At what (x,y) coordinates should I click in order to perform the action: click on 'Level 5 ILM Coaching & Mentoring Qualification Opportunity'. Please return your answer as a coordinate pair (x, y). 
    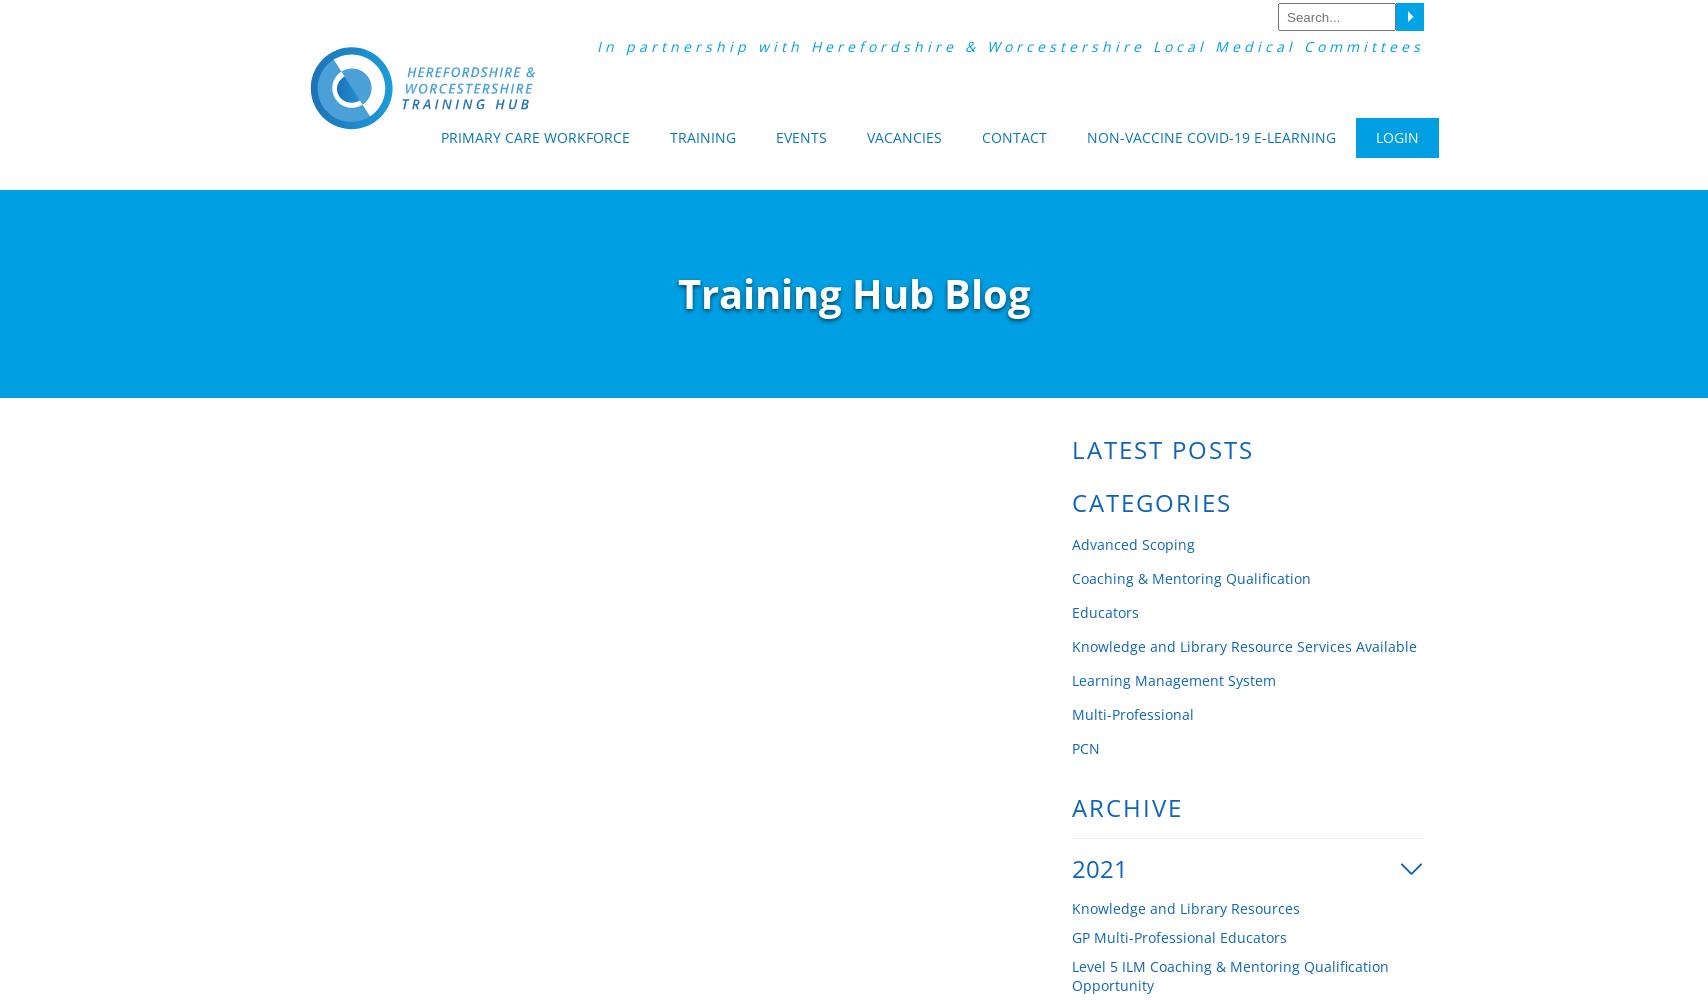
    Looking at the image, I should click on (1230, 975).